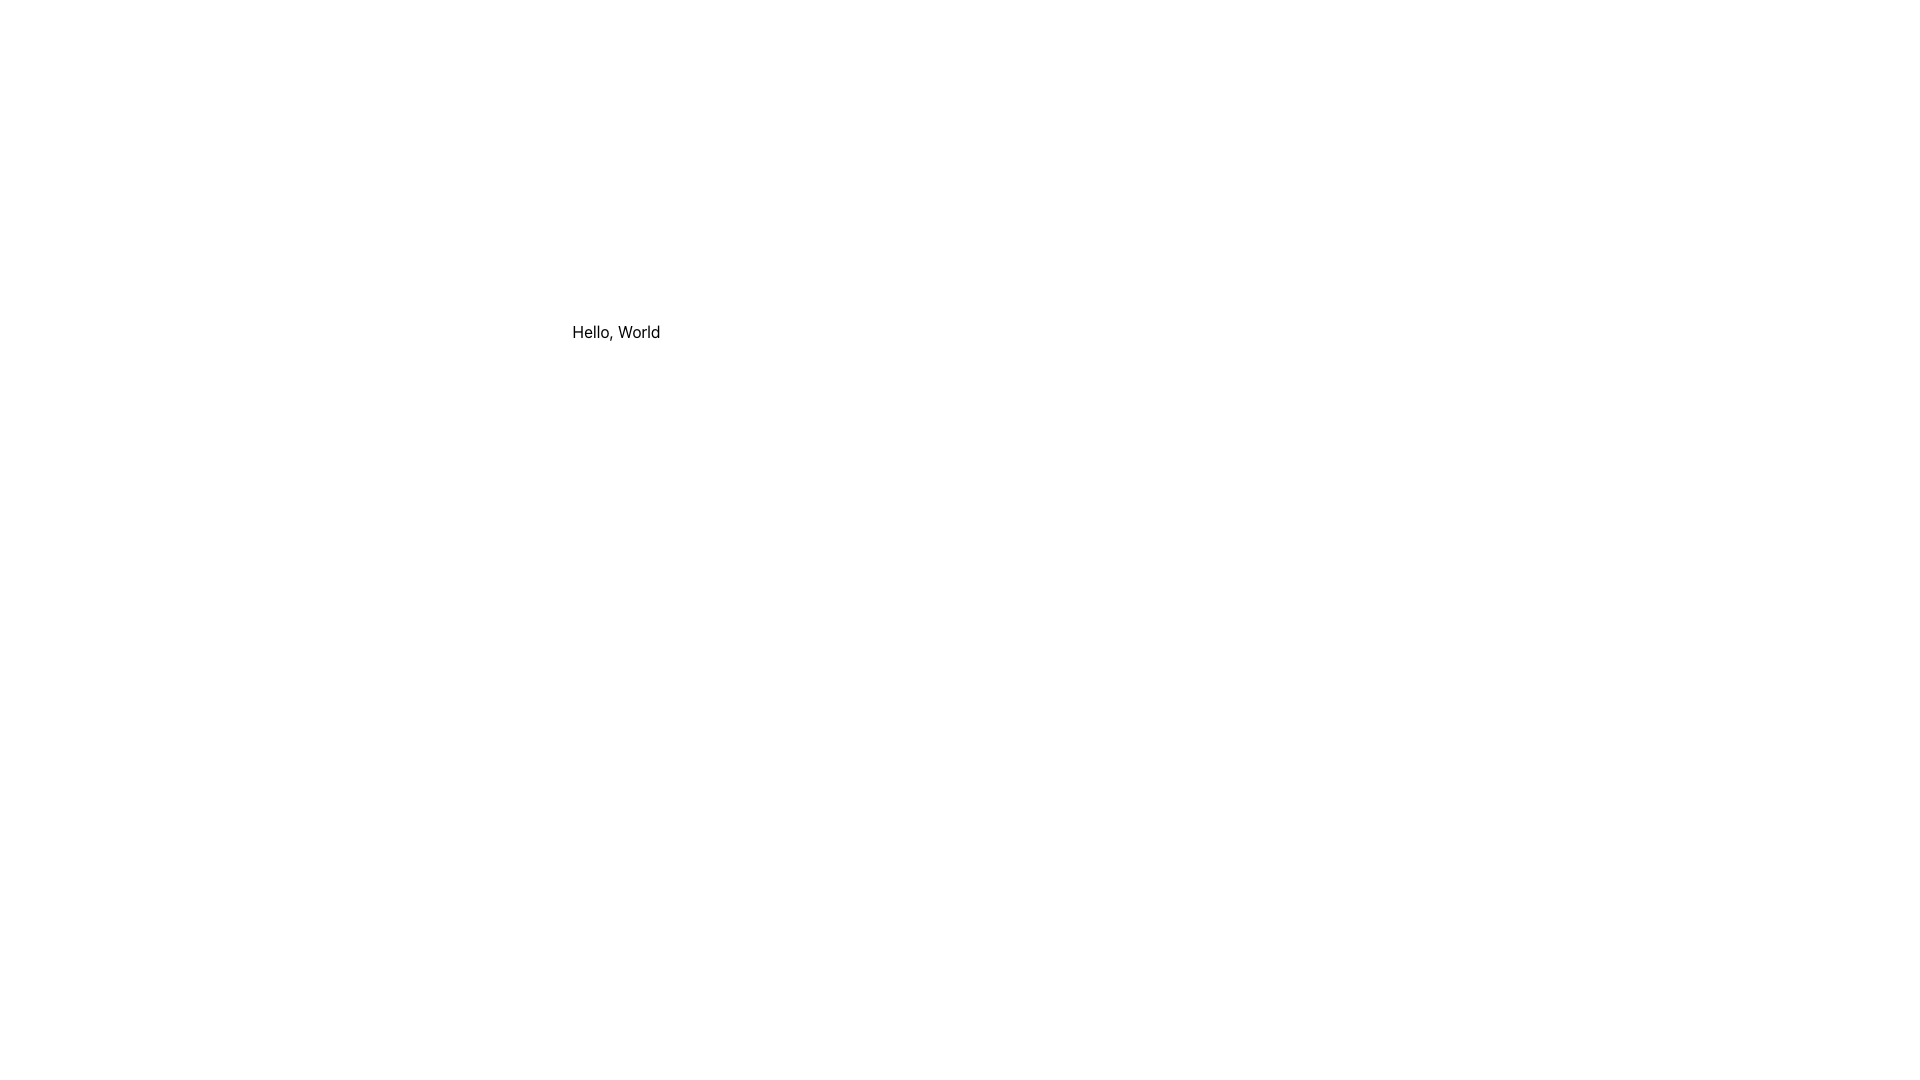 The height and width of the screenshot is (1080, 1920). What do you see at coordinates (615, 330) in the screenshot?
I see `the text element displaying 'Hello, World,' which is centrally aligned and set in a dark font on a light background` at bounding box center [615, 330].